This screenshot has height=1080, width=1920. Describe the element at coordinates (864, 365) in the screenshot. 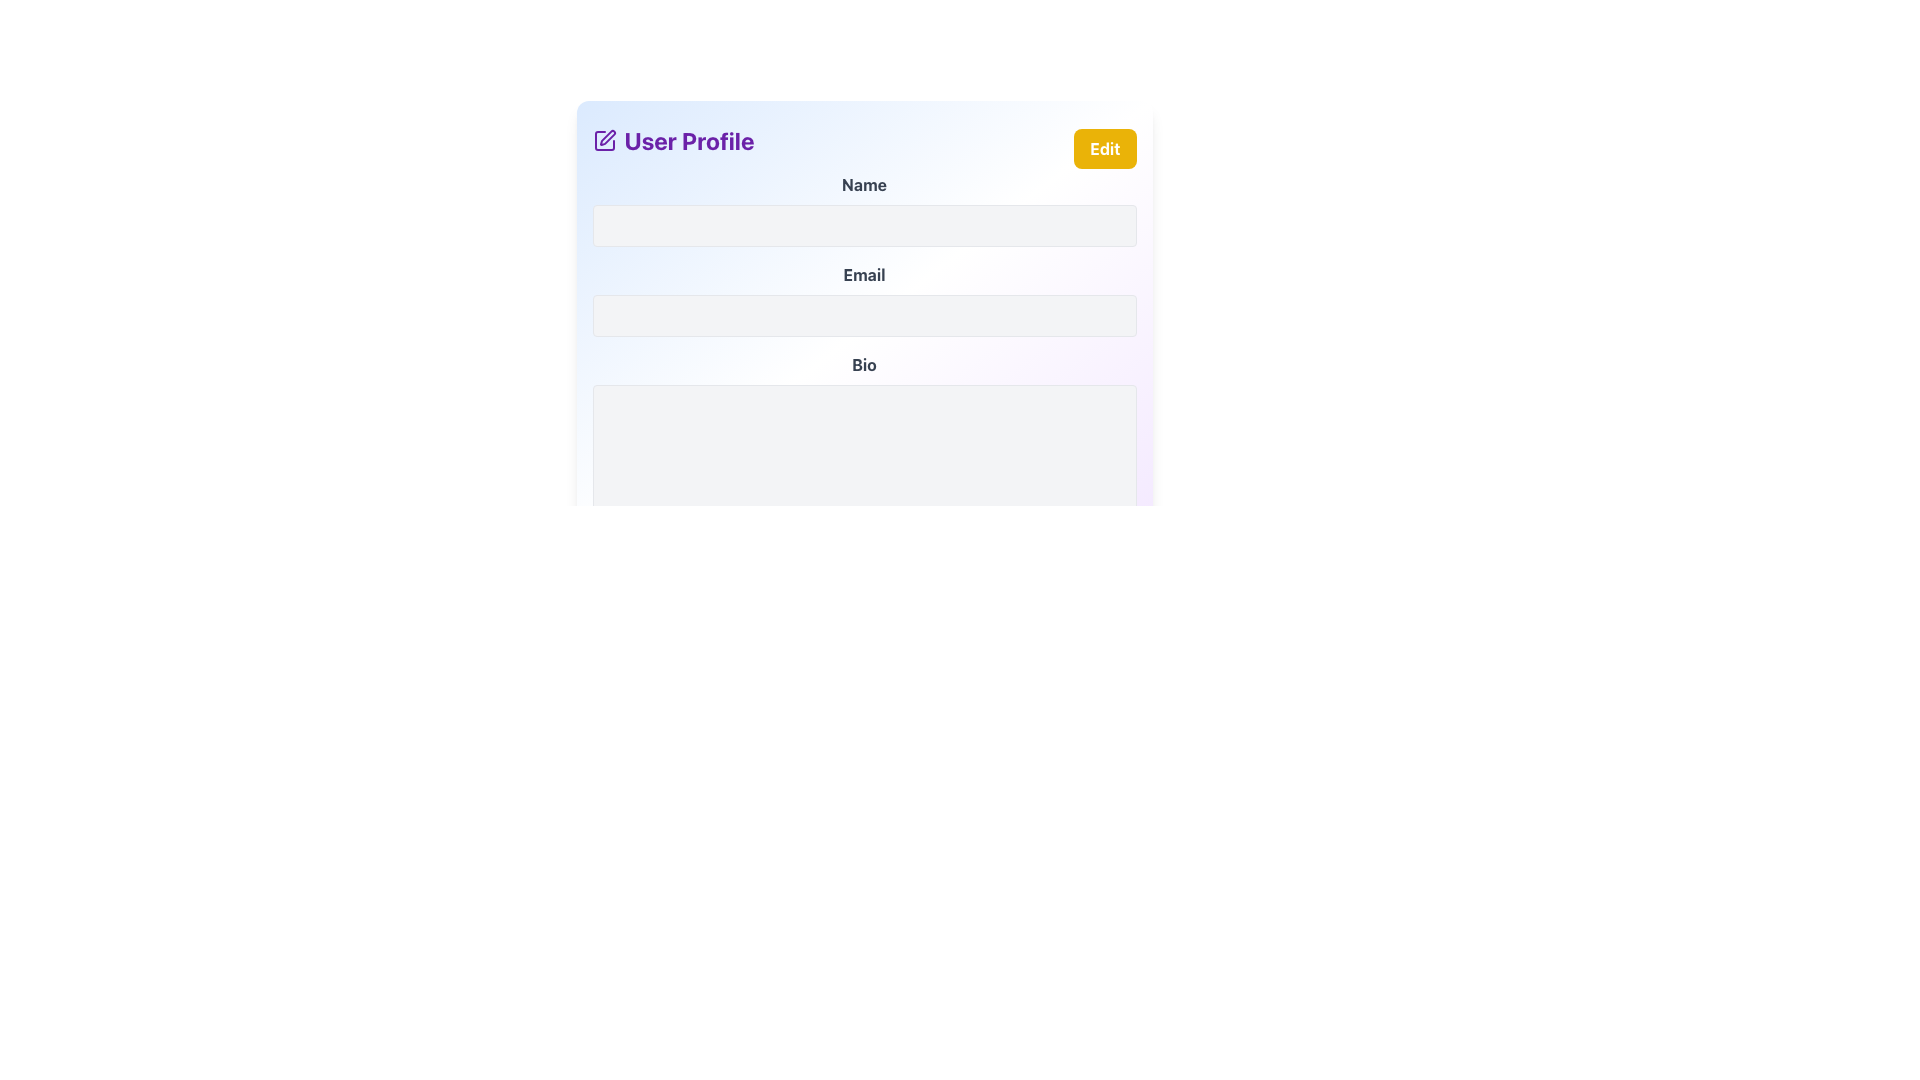

I see `the Text Label that provides context for the bio input field in the user profile form` at that location.